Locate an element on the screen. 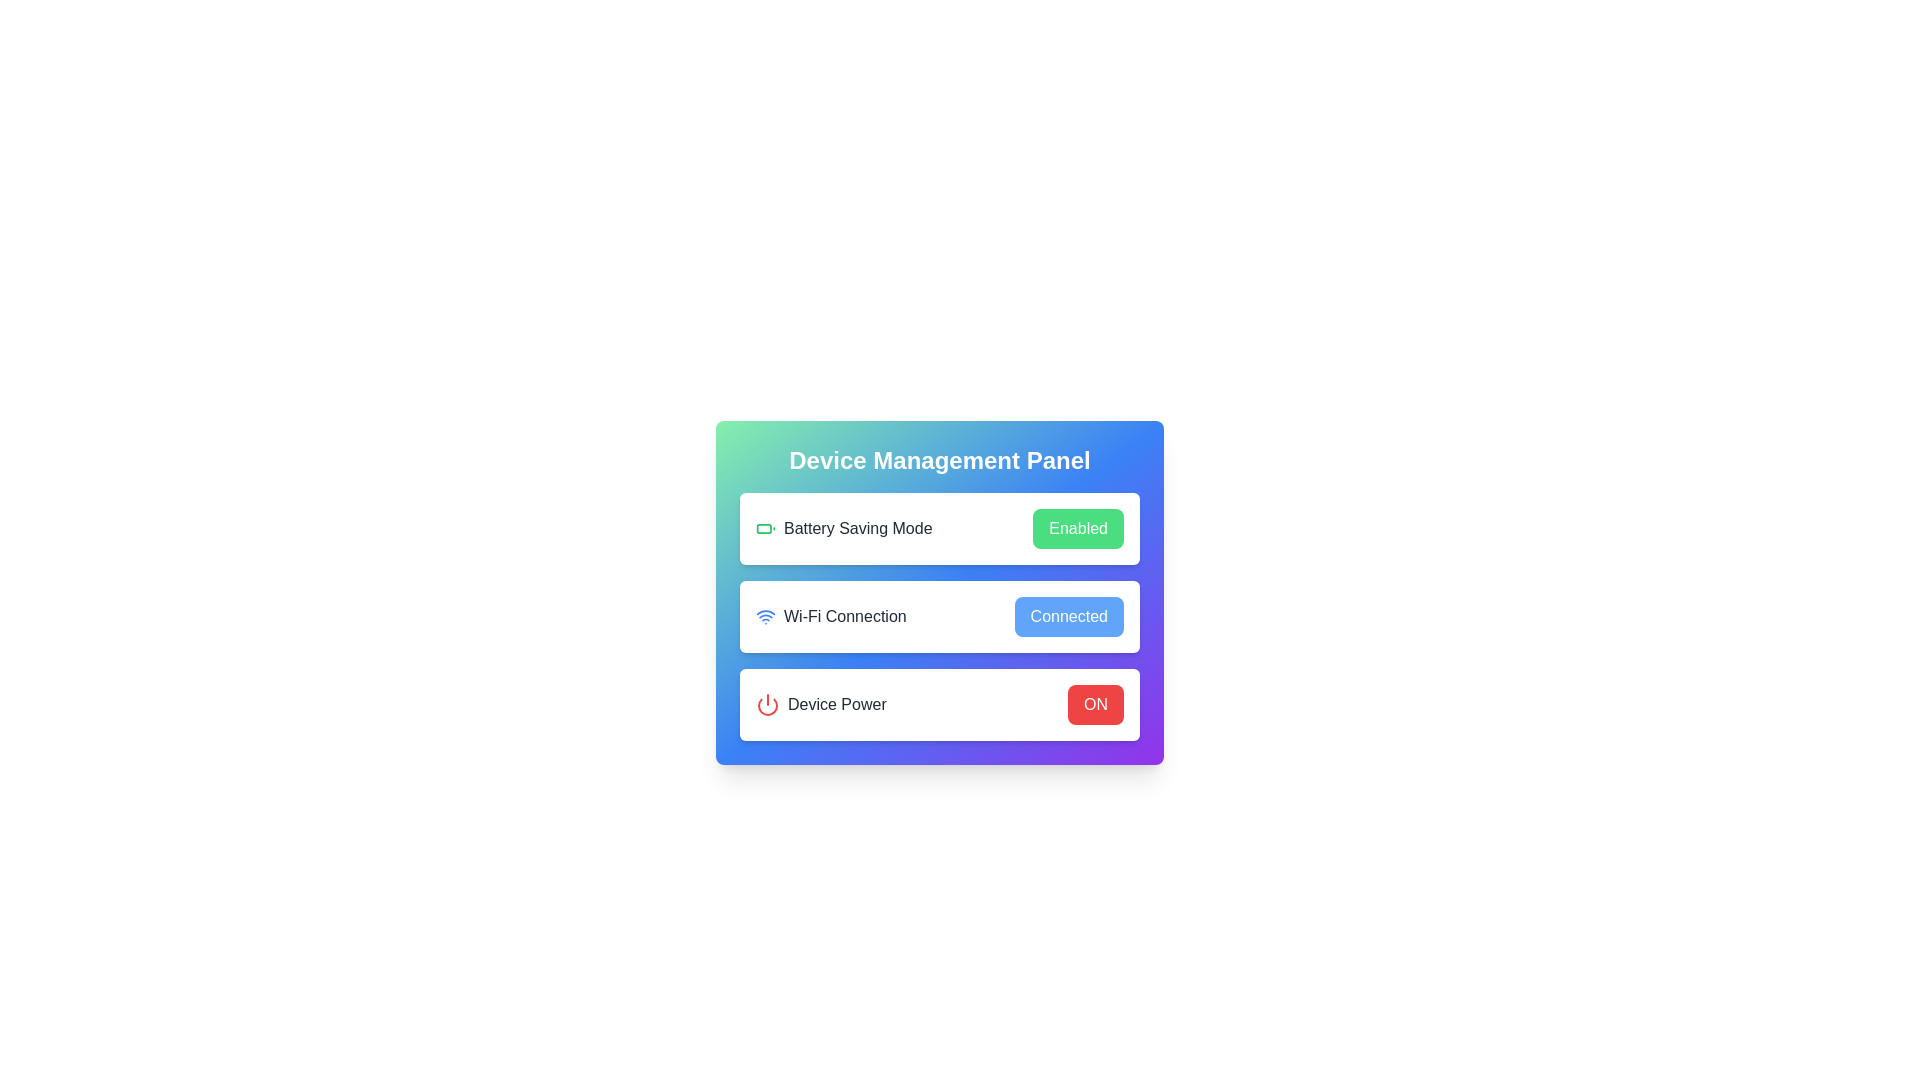 The height and width of the screenshot is (1080, 1920). the red power icon located in the third row of the device management panel, which represents the power state is located at coordinates (767, 704).